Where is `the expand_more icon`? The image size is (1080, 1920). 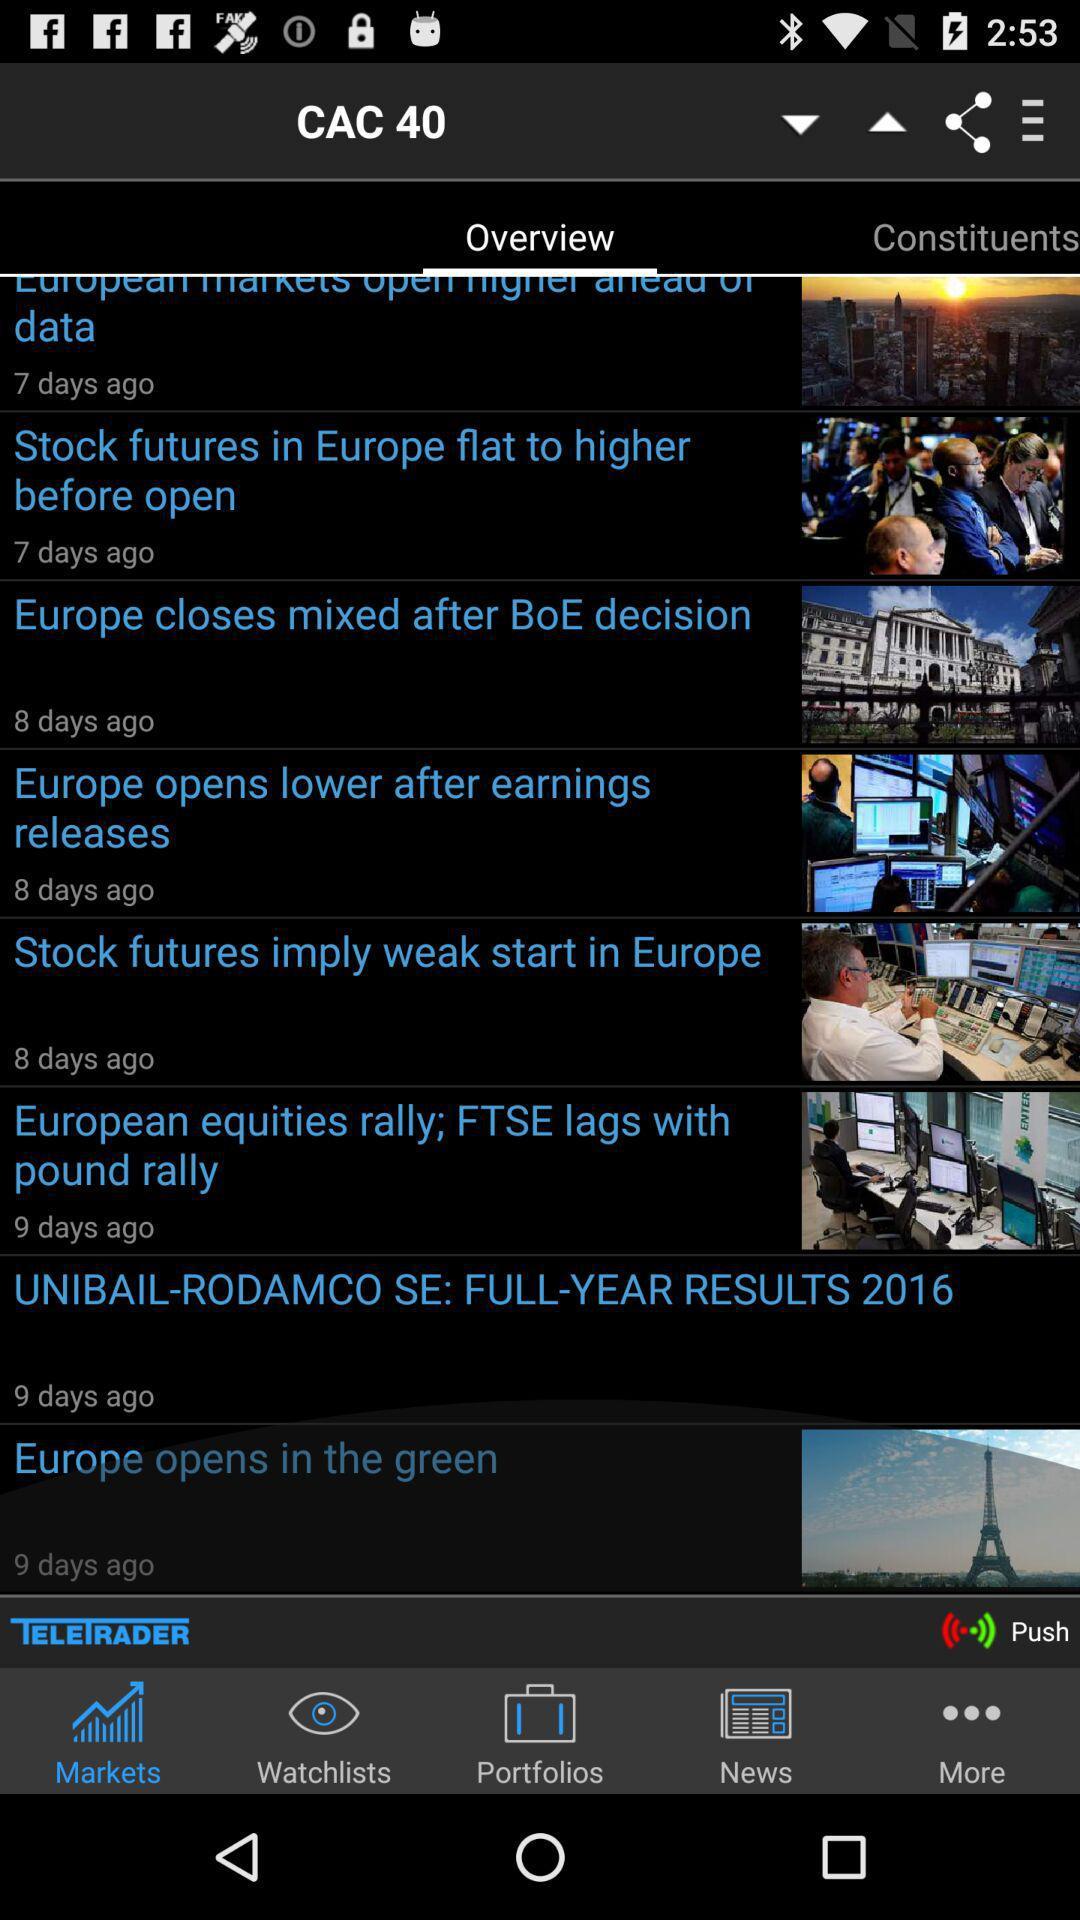 the expand_more icon is located at coordinates (797, 128).